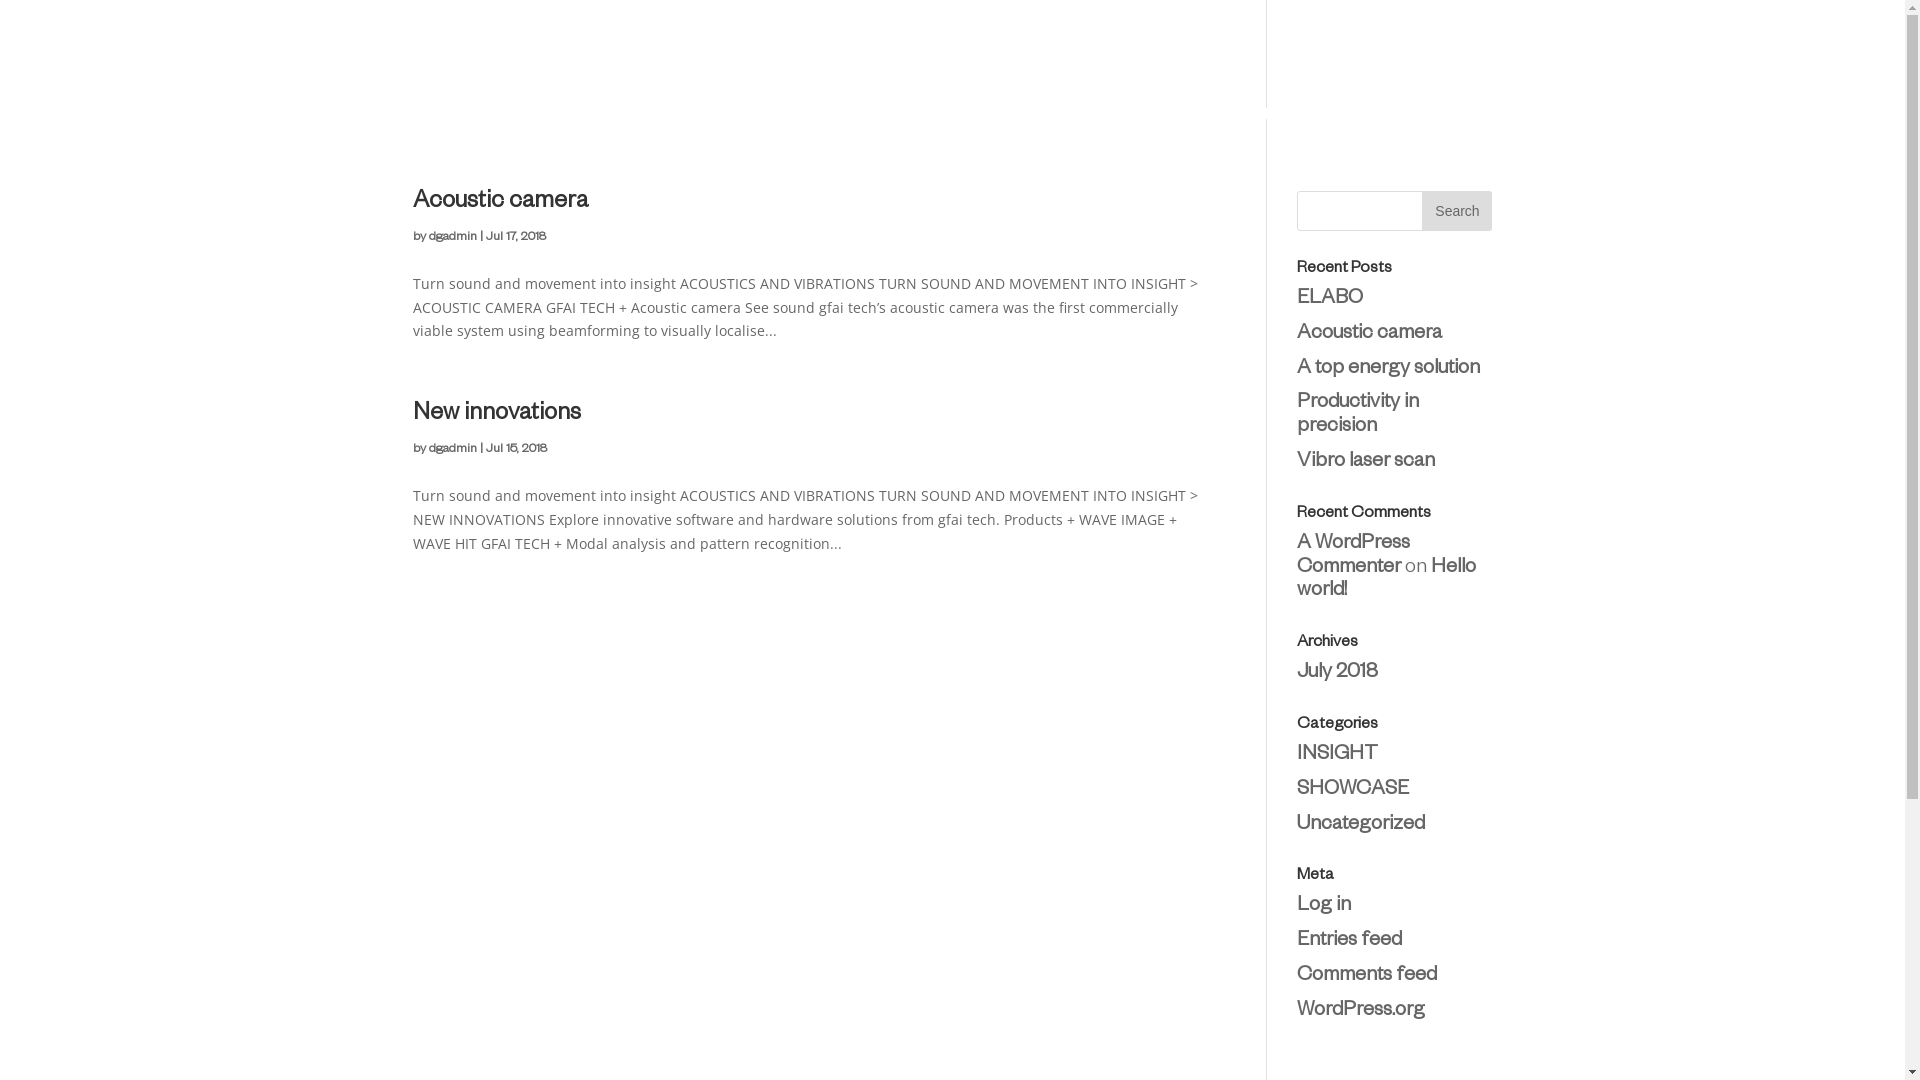 This screenshot has height=1080, width=1920. I want to click on 'Log in', so click(1324, 906).